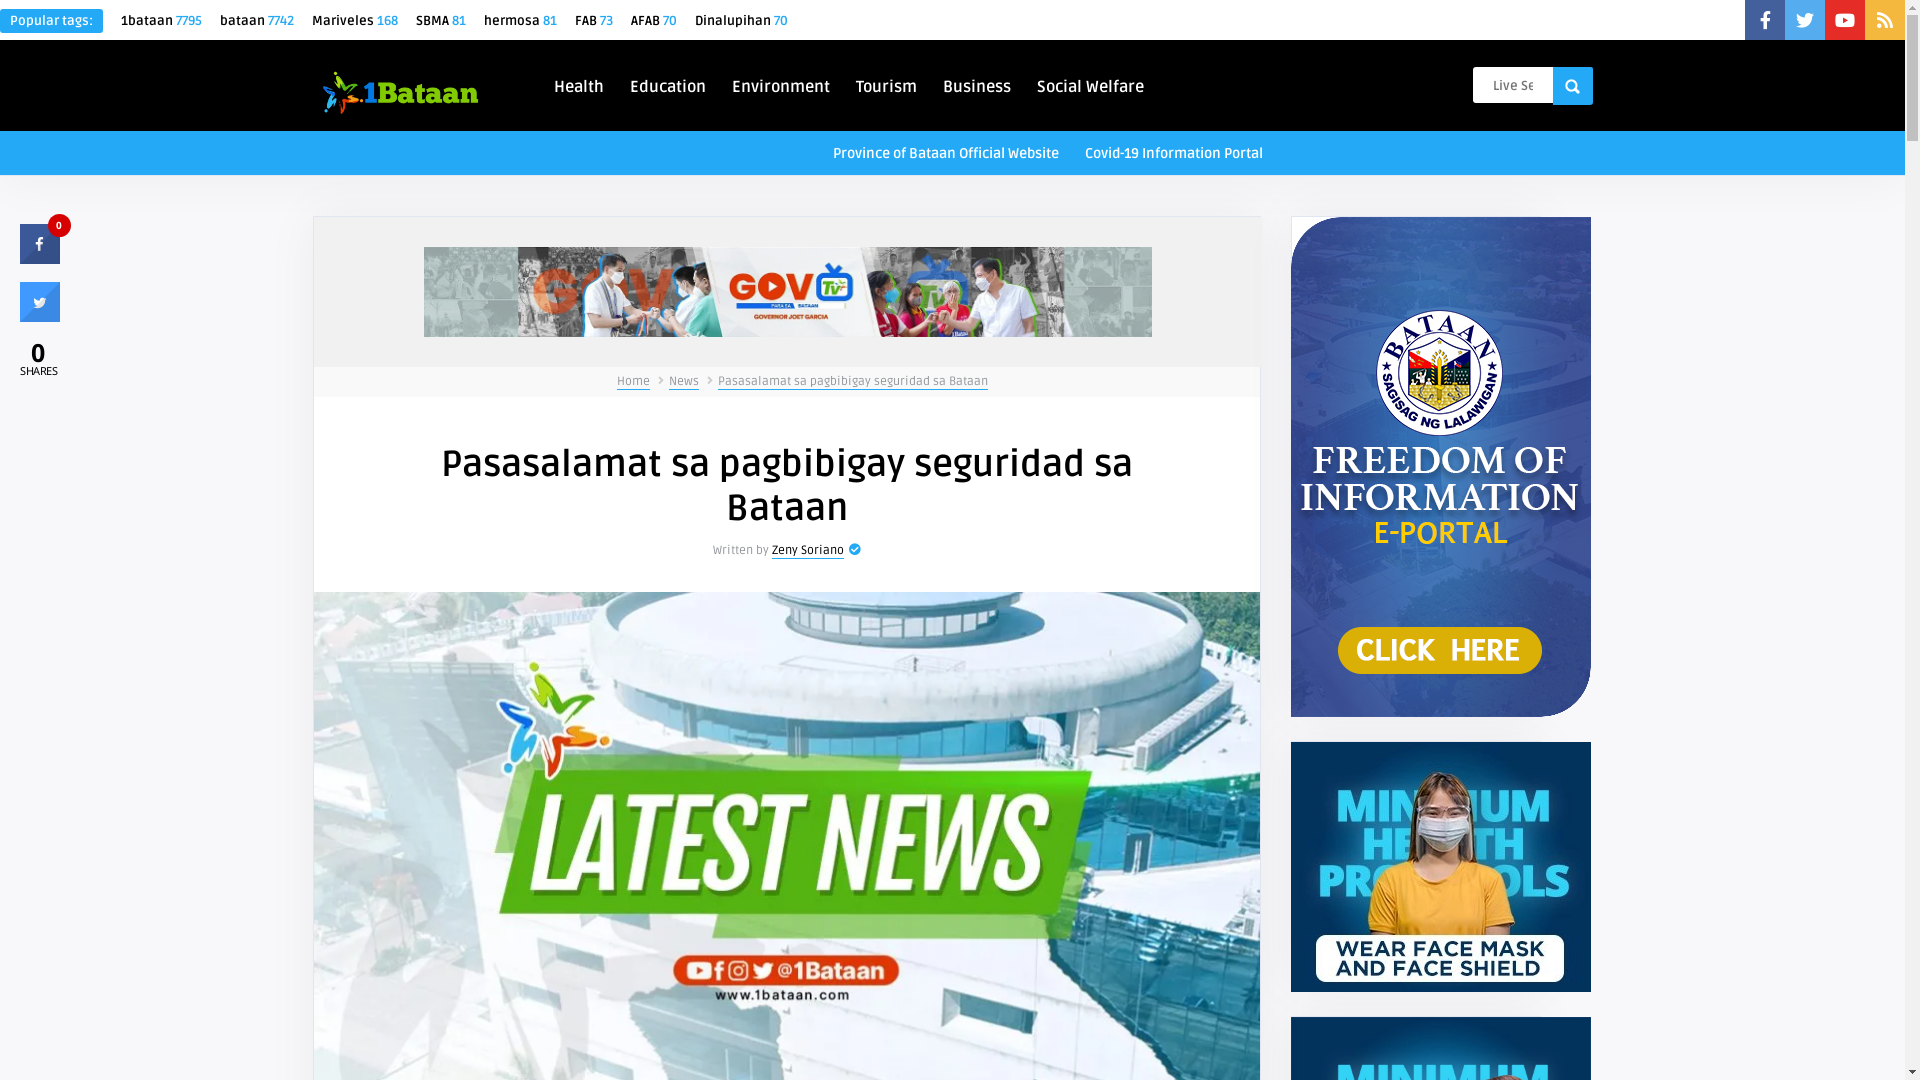  What do you see at coordinates (934, 83) in the screenshot?
I see `'Business'` at bounding box center [934, 83].